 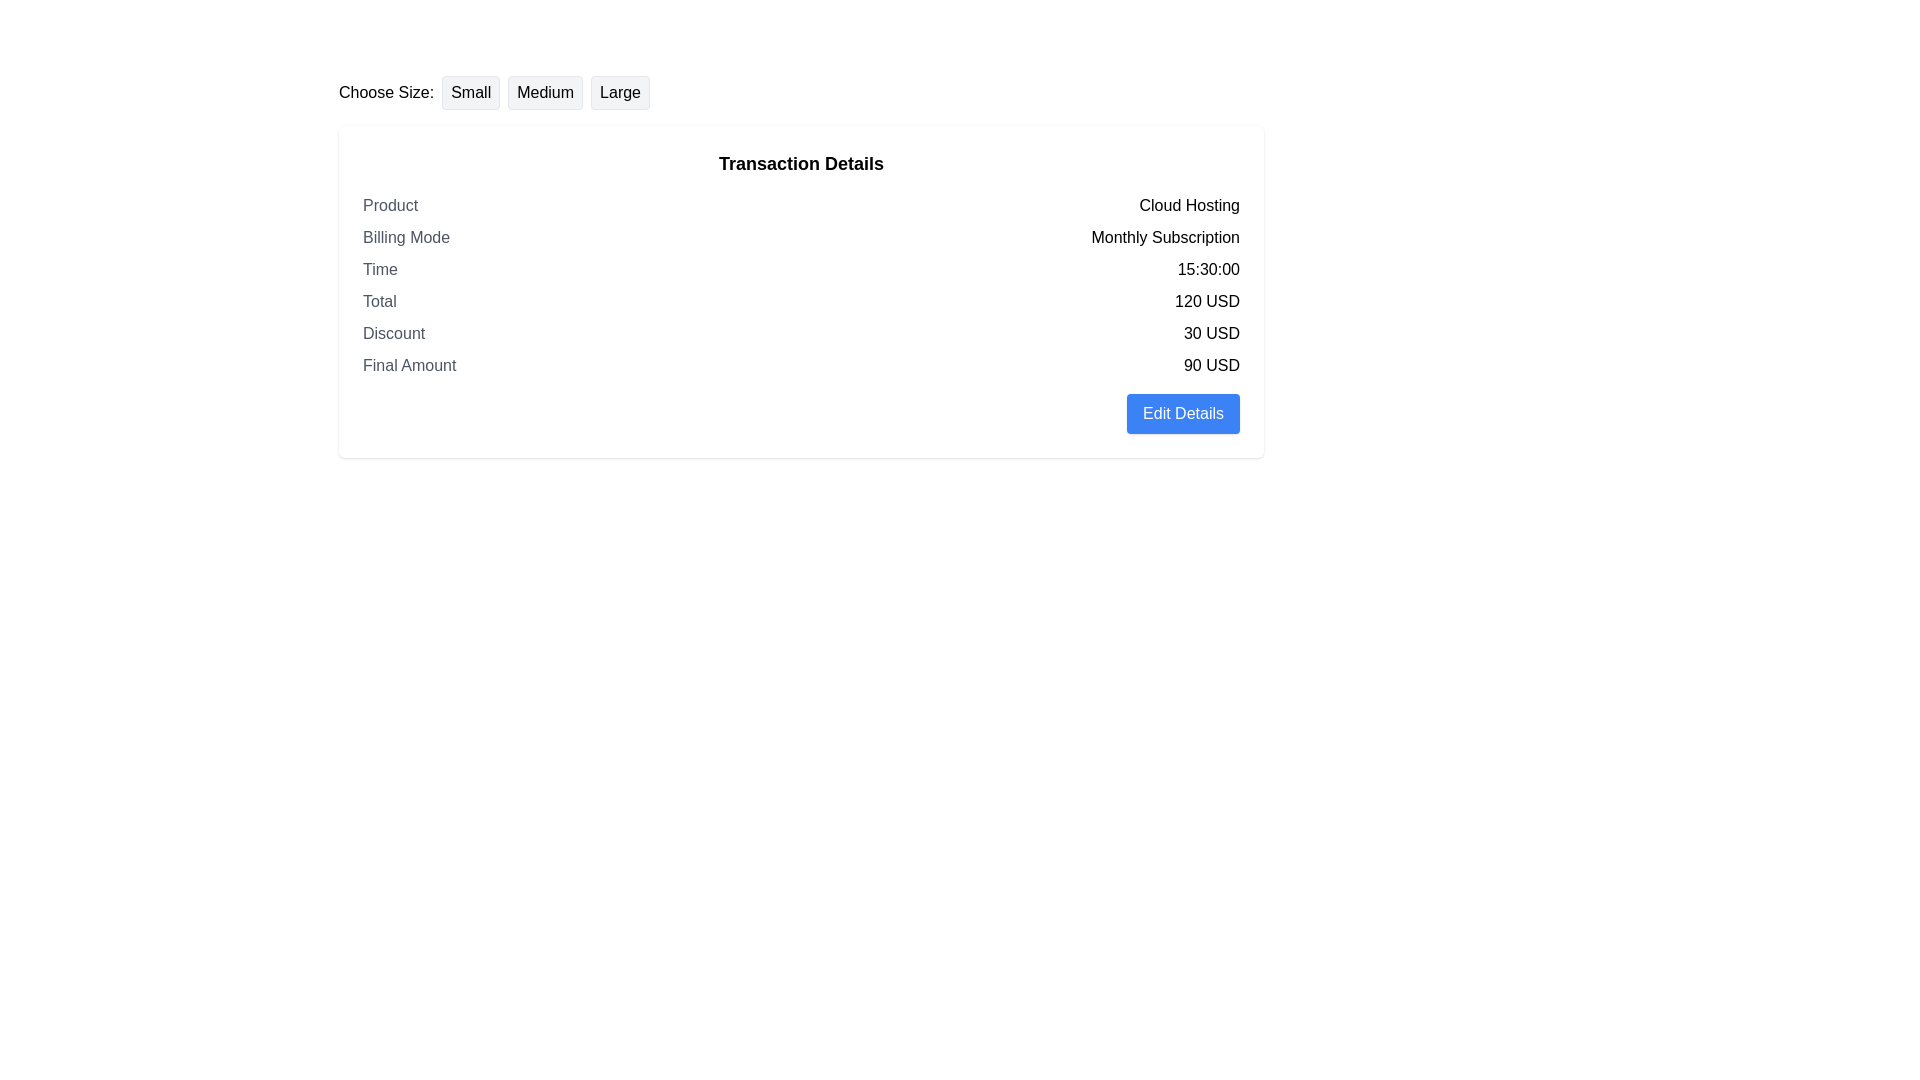 What do you see at coordinates (386, 92) in the screenshot?
I see `label with the content 'Choose Size:' to understand the context of the adjacent size selection buttons` at bounding box center [386, 92].